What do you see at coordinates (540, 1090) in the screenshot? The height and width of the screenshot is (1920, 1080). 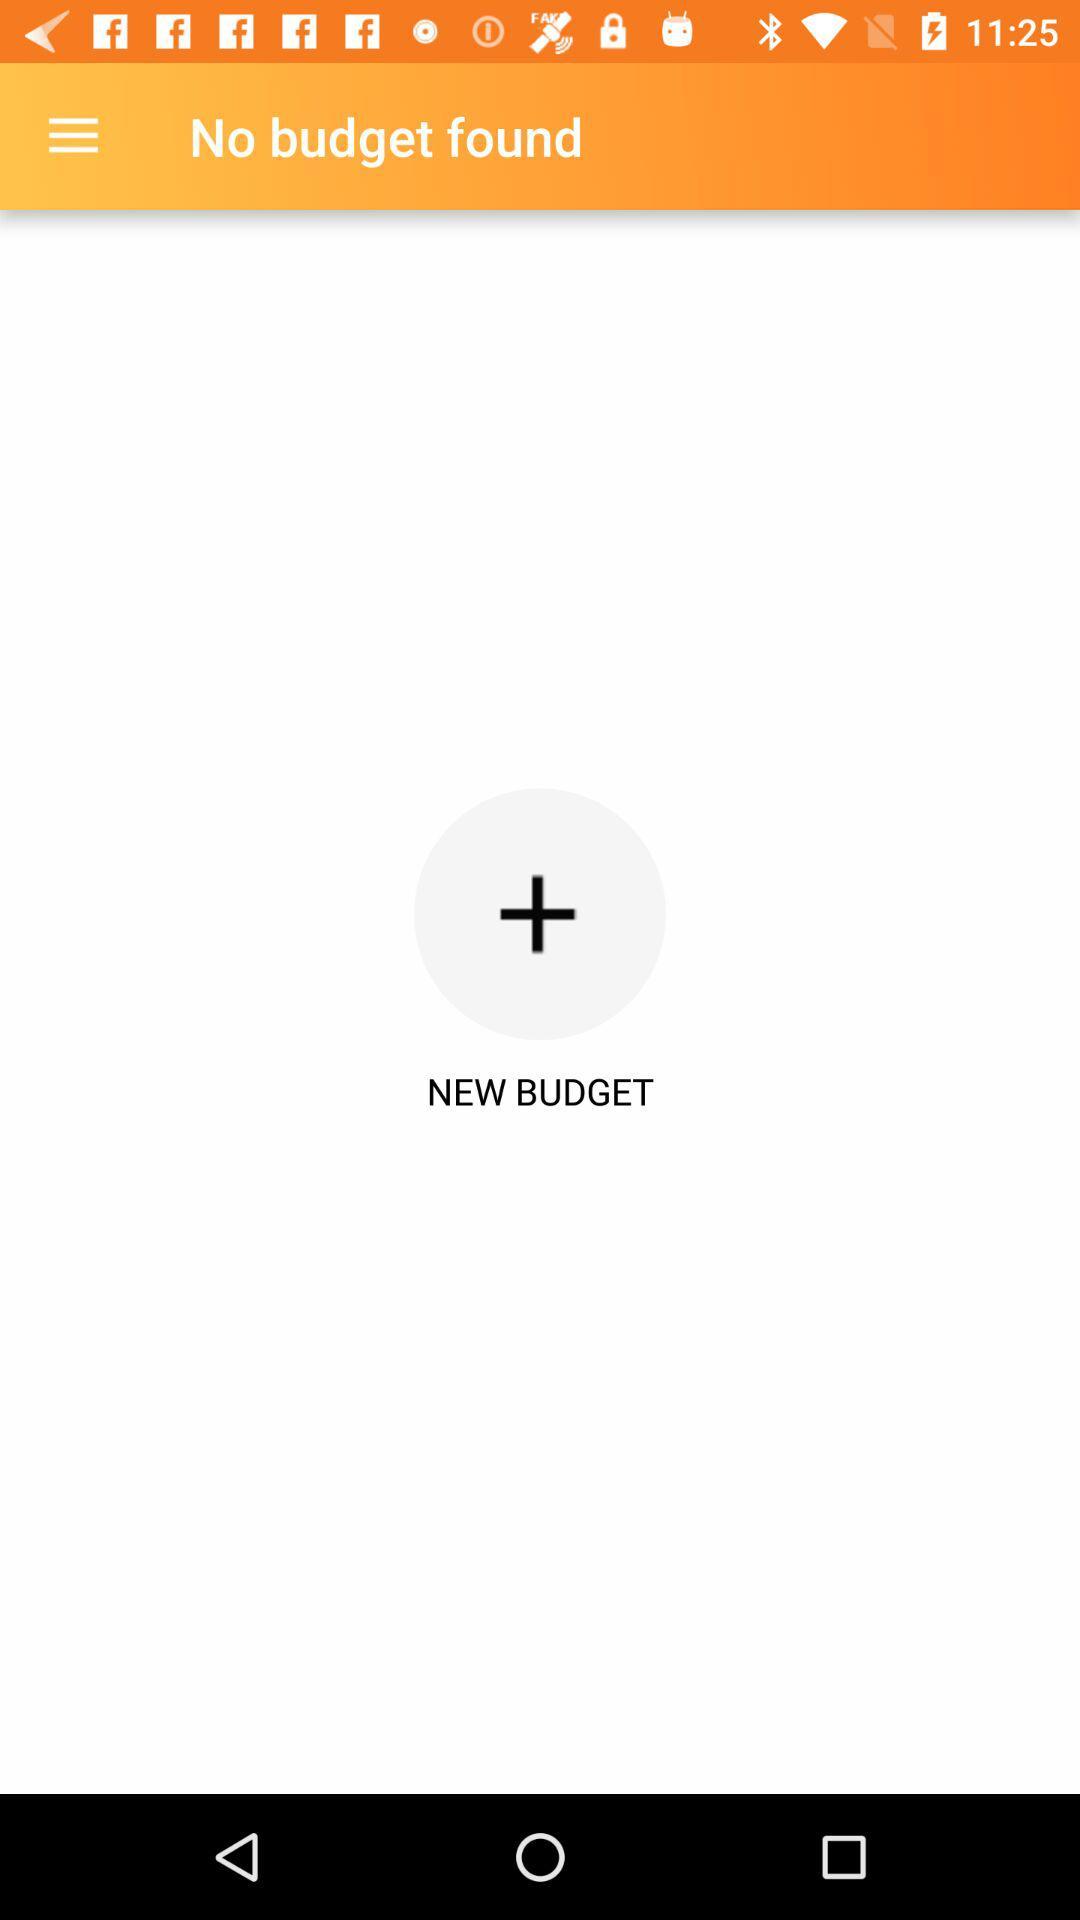 I see `new budget icon` at bounding box center [540, 1090].